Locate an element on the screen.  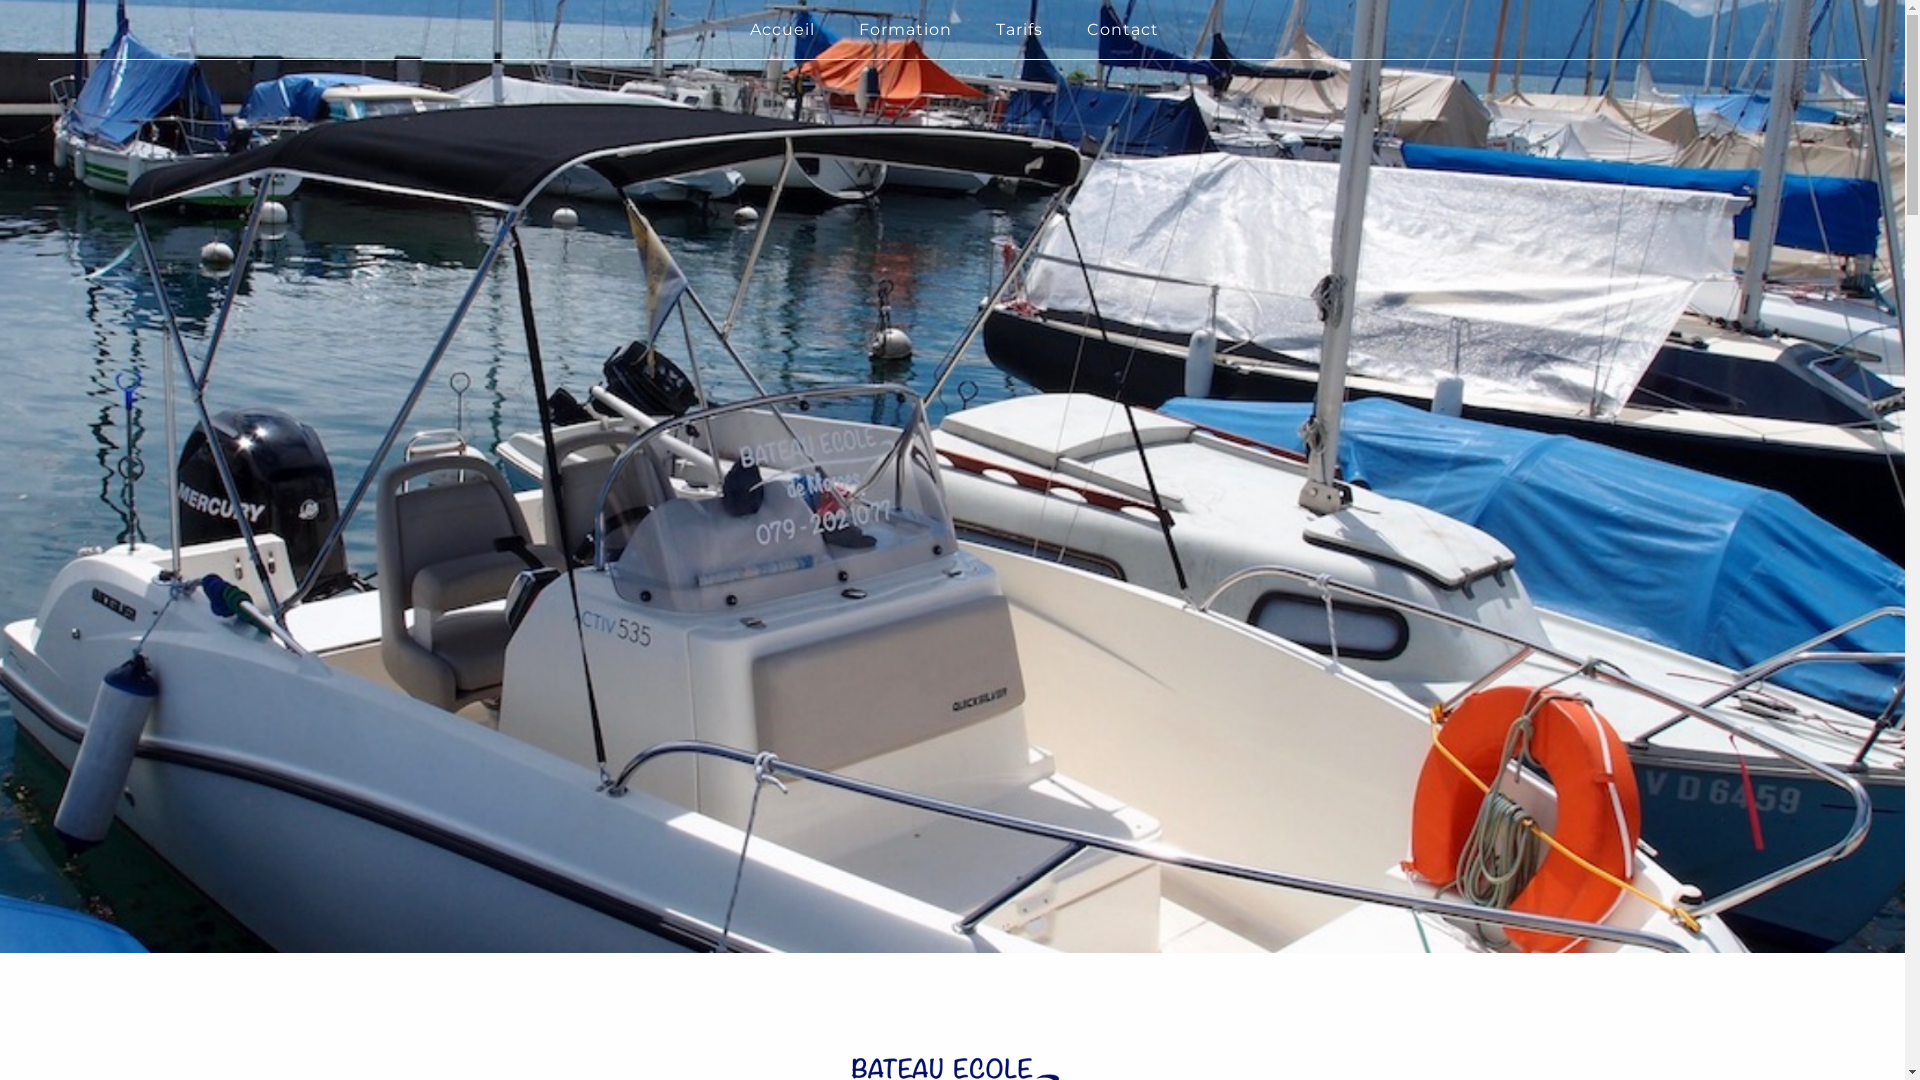
'Formation' is located at coordinates (904, 29).